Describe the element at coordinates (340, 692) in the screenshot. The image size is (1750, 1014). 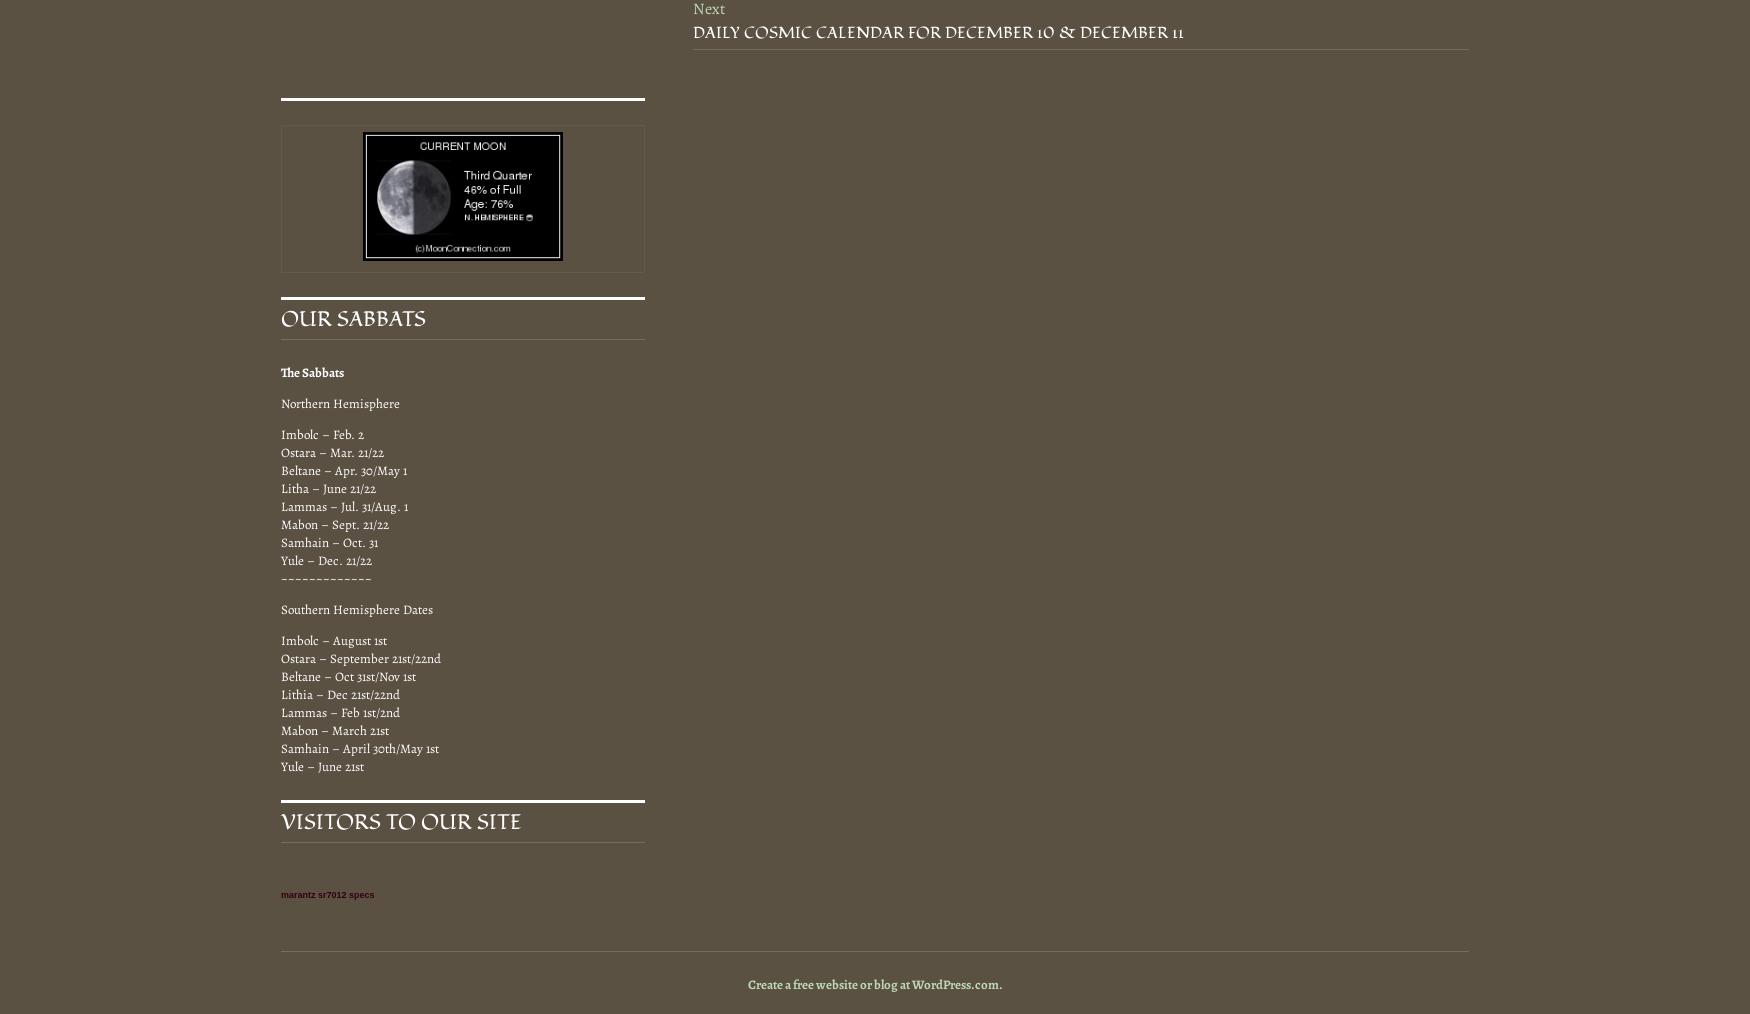
I see `'Lithia – Dec 21st/22nd'` at that location.